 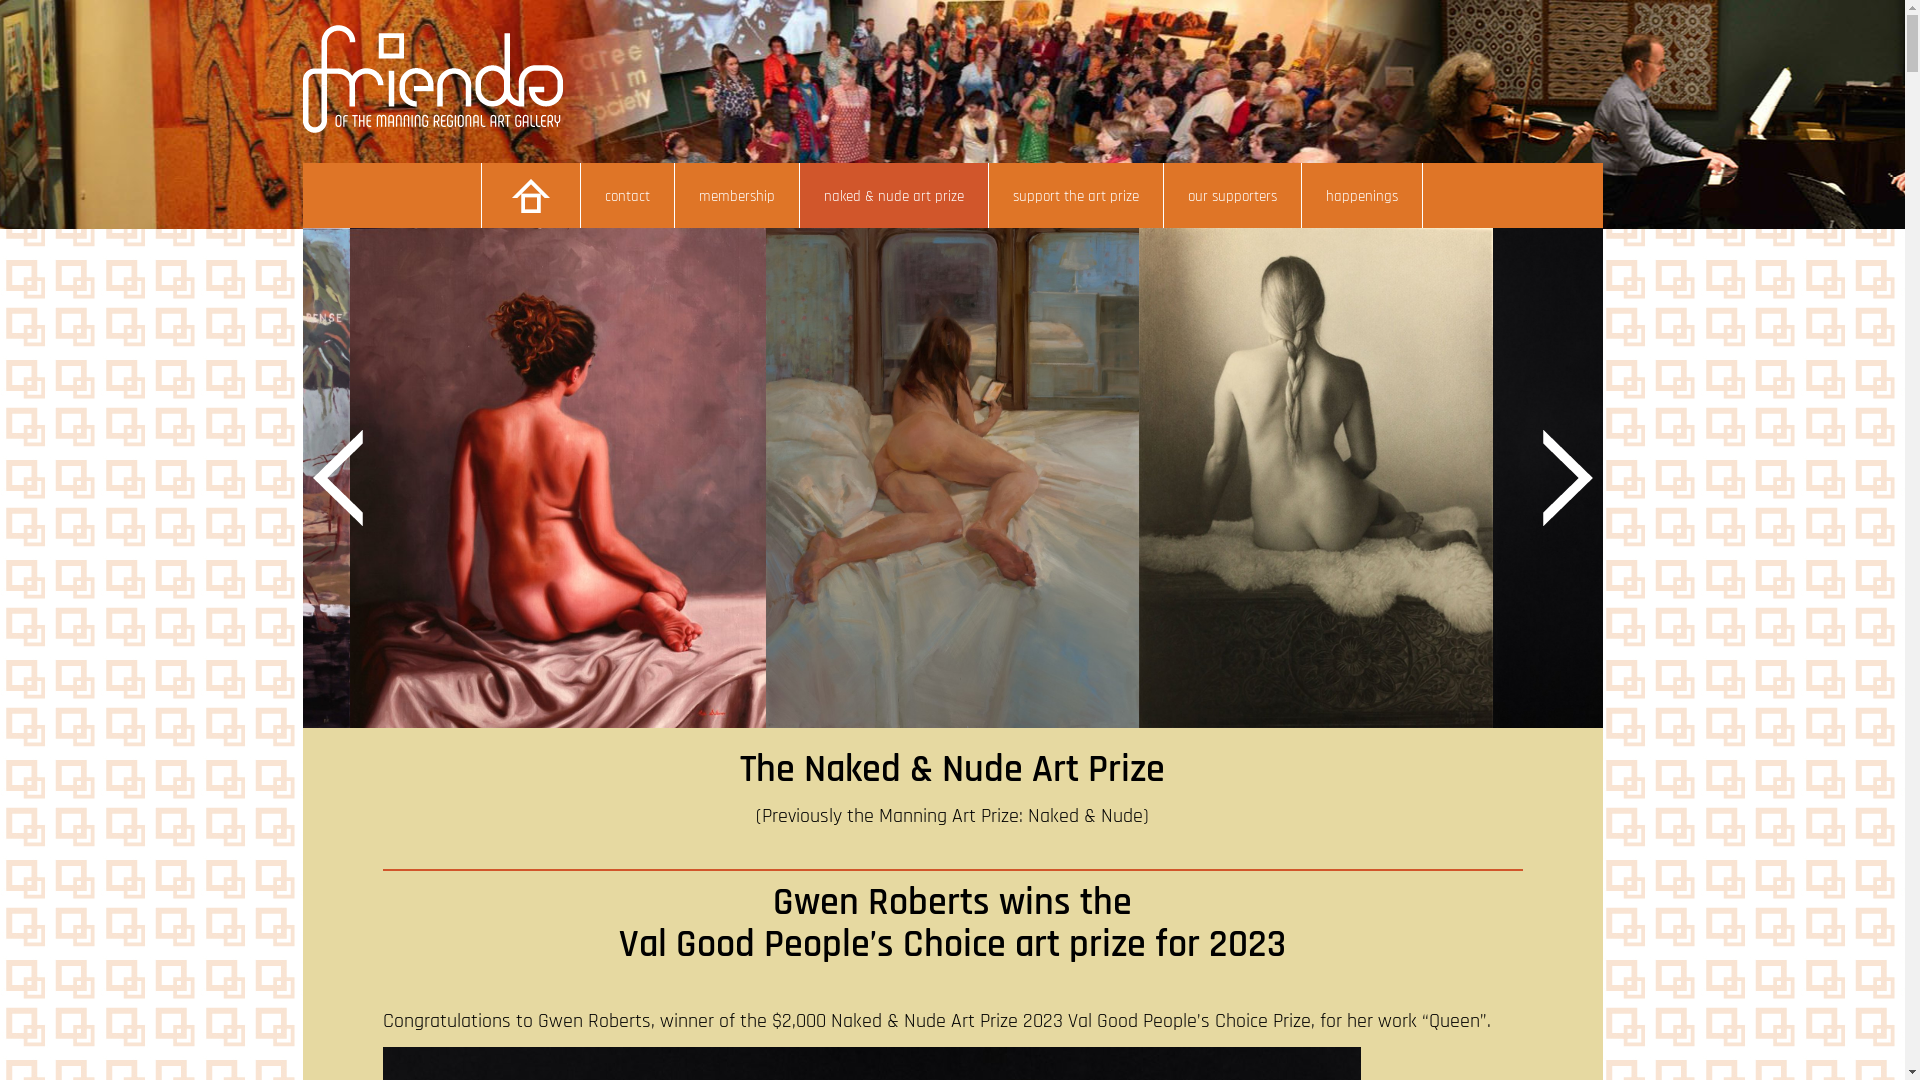 I want to click on 'Next', so click(x=1565, y=486).